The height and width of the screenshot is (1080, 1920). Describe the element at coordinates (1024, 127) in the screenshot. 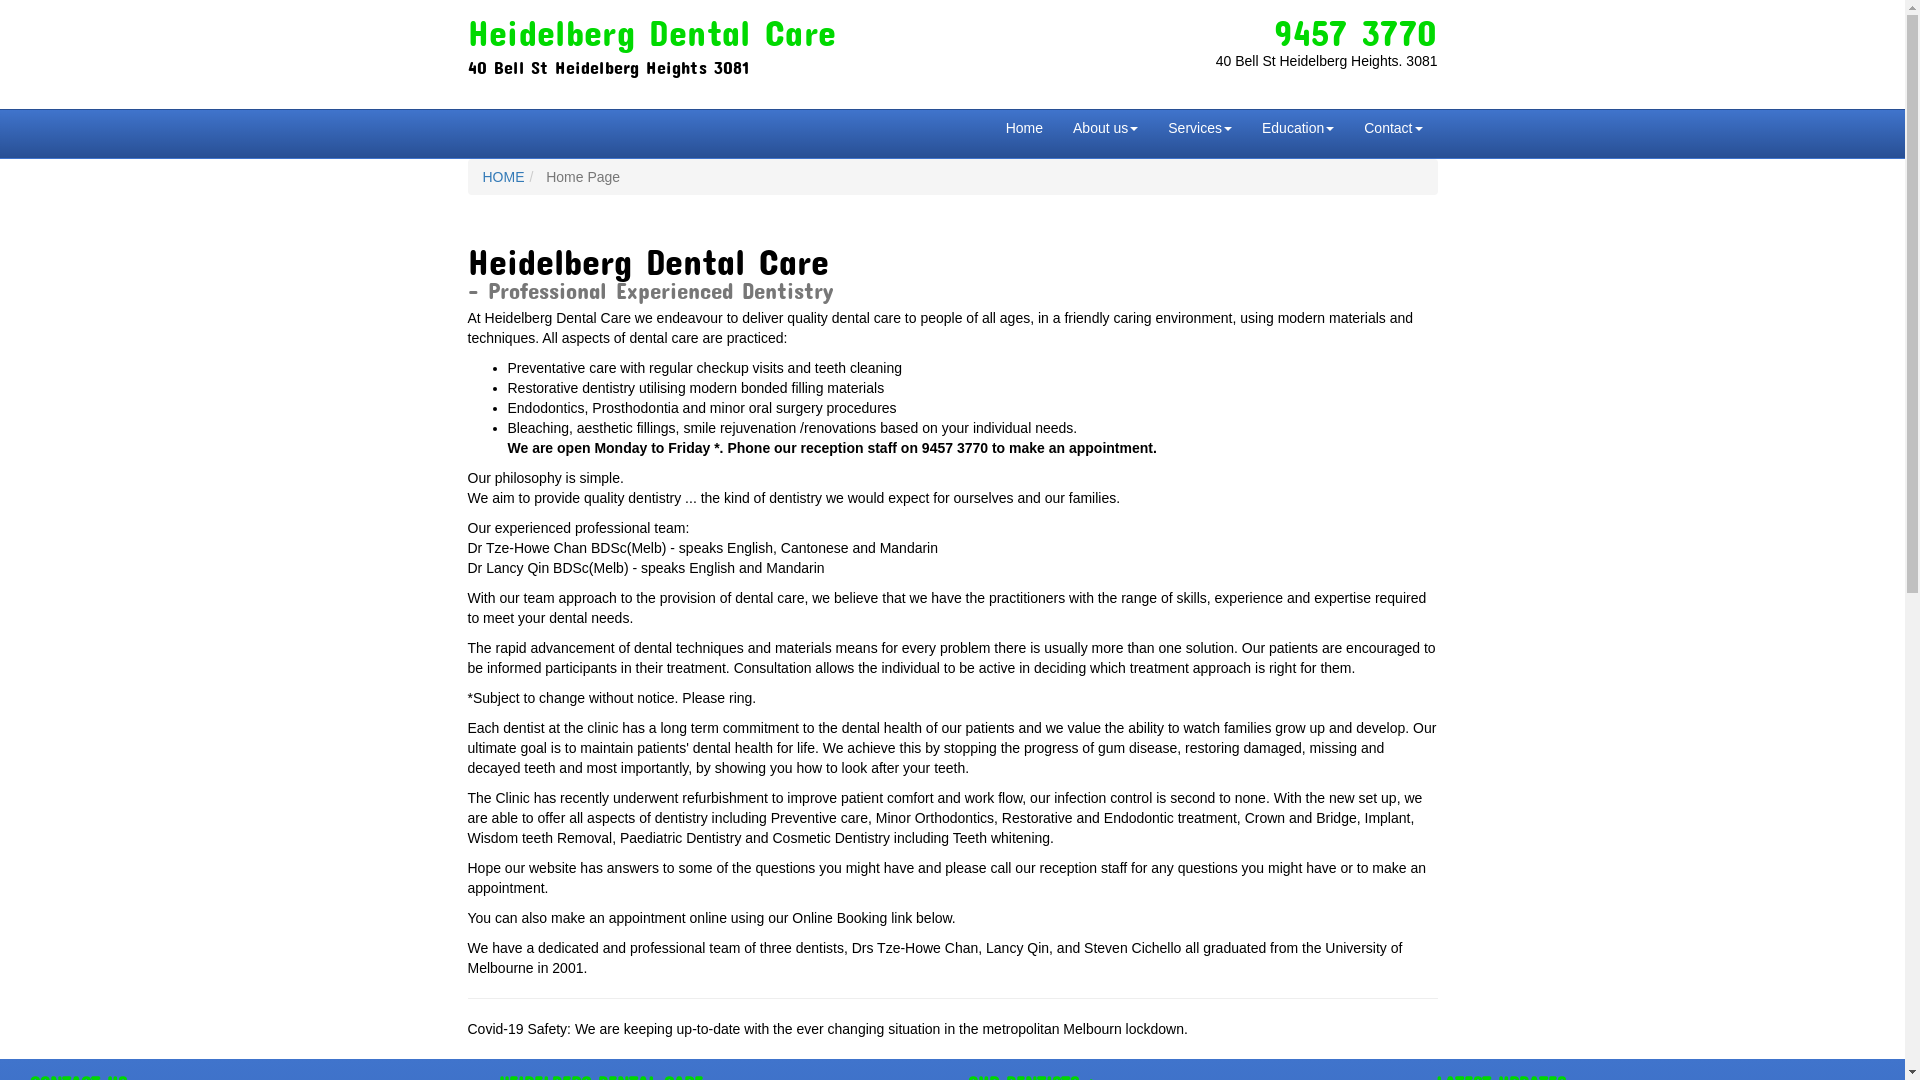

I see `'Home'` at that location.